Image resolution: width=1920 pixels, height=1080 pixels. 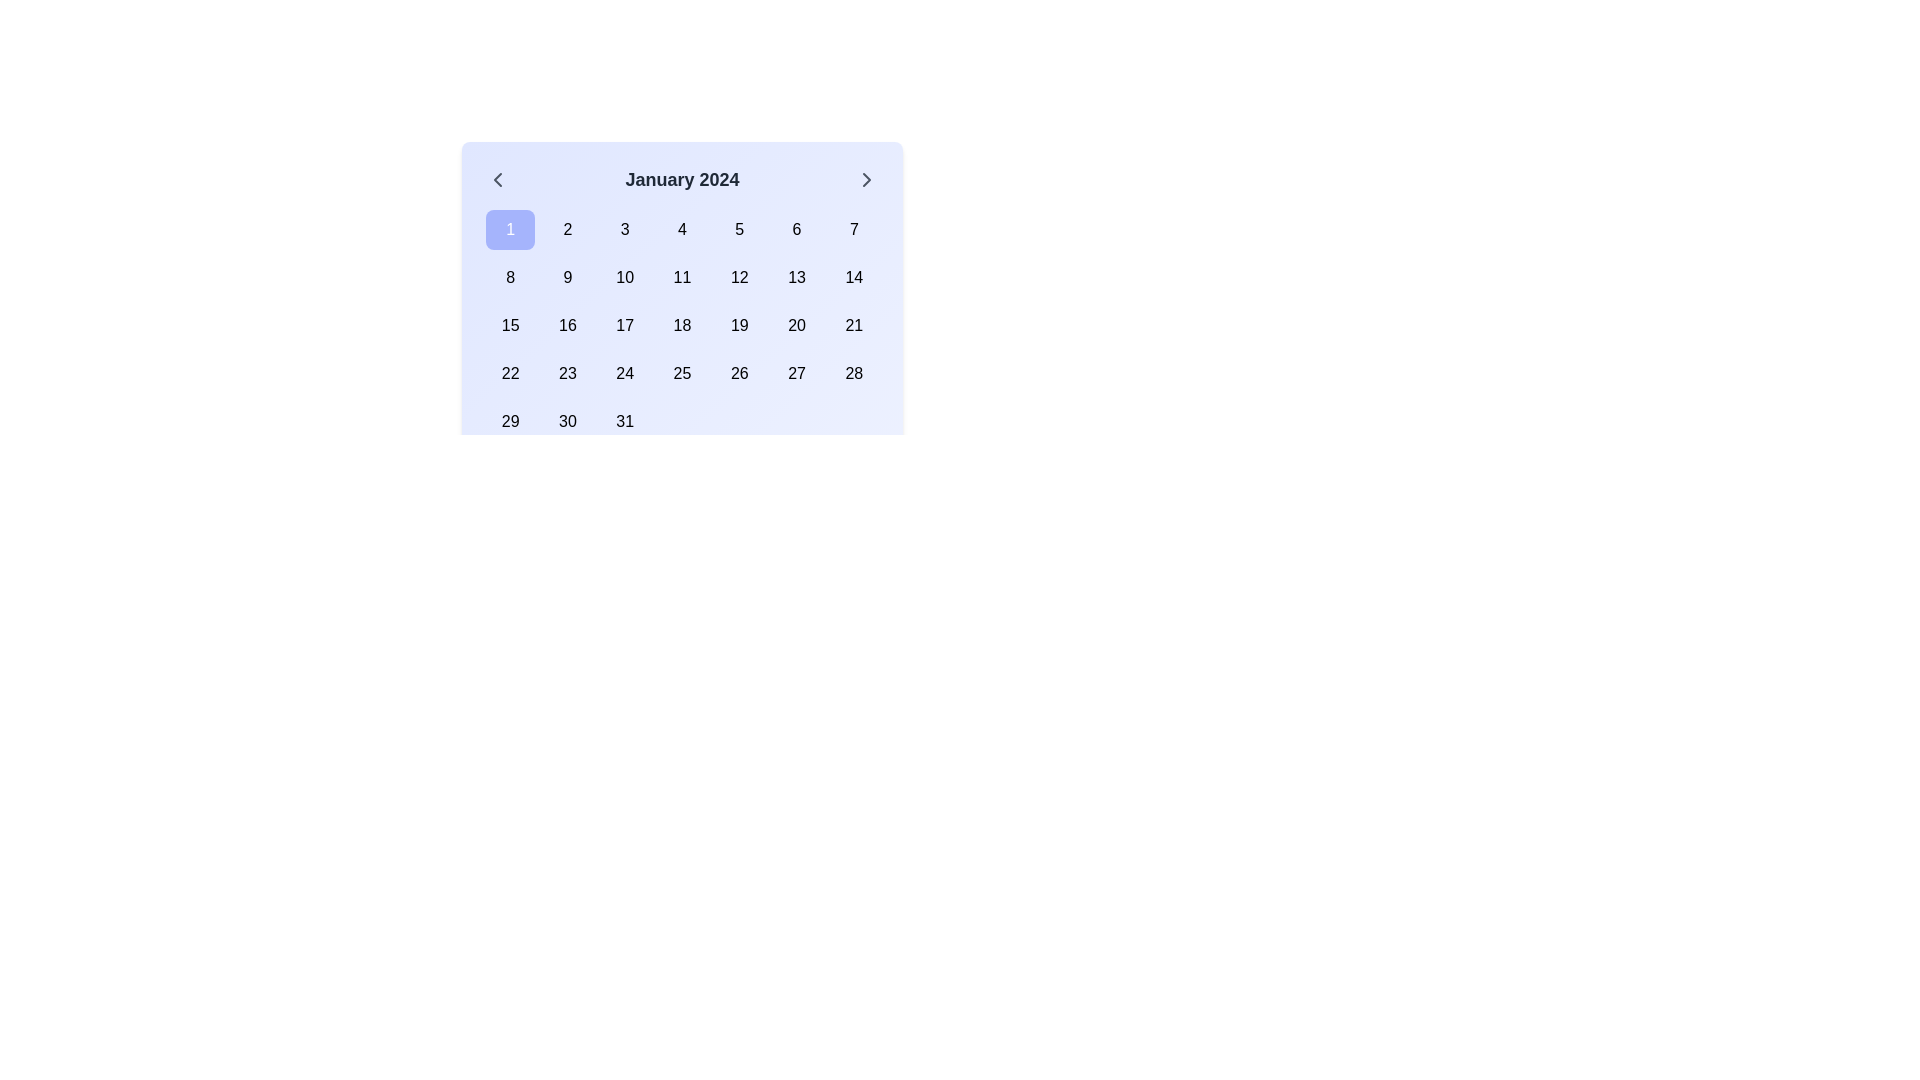 What do you see at coordinates (566, 420) in the screenshot?
I see `the date button '30' in the January 2024 calendar to activate additional effects` at bounding box center [566, 420].